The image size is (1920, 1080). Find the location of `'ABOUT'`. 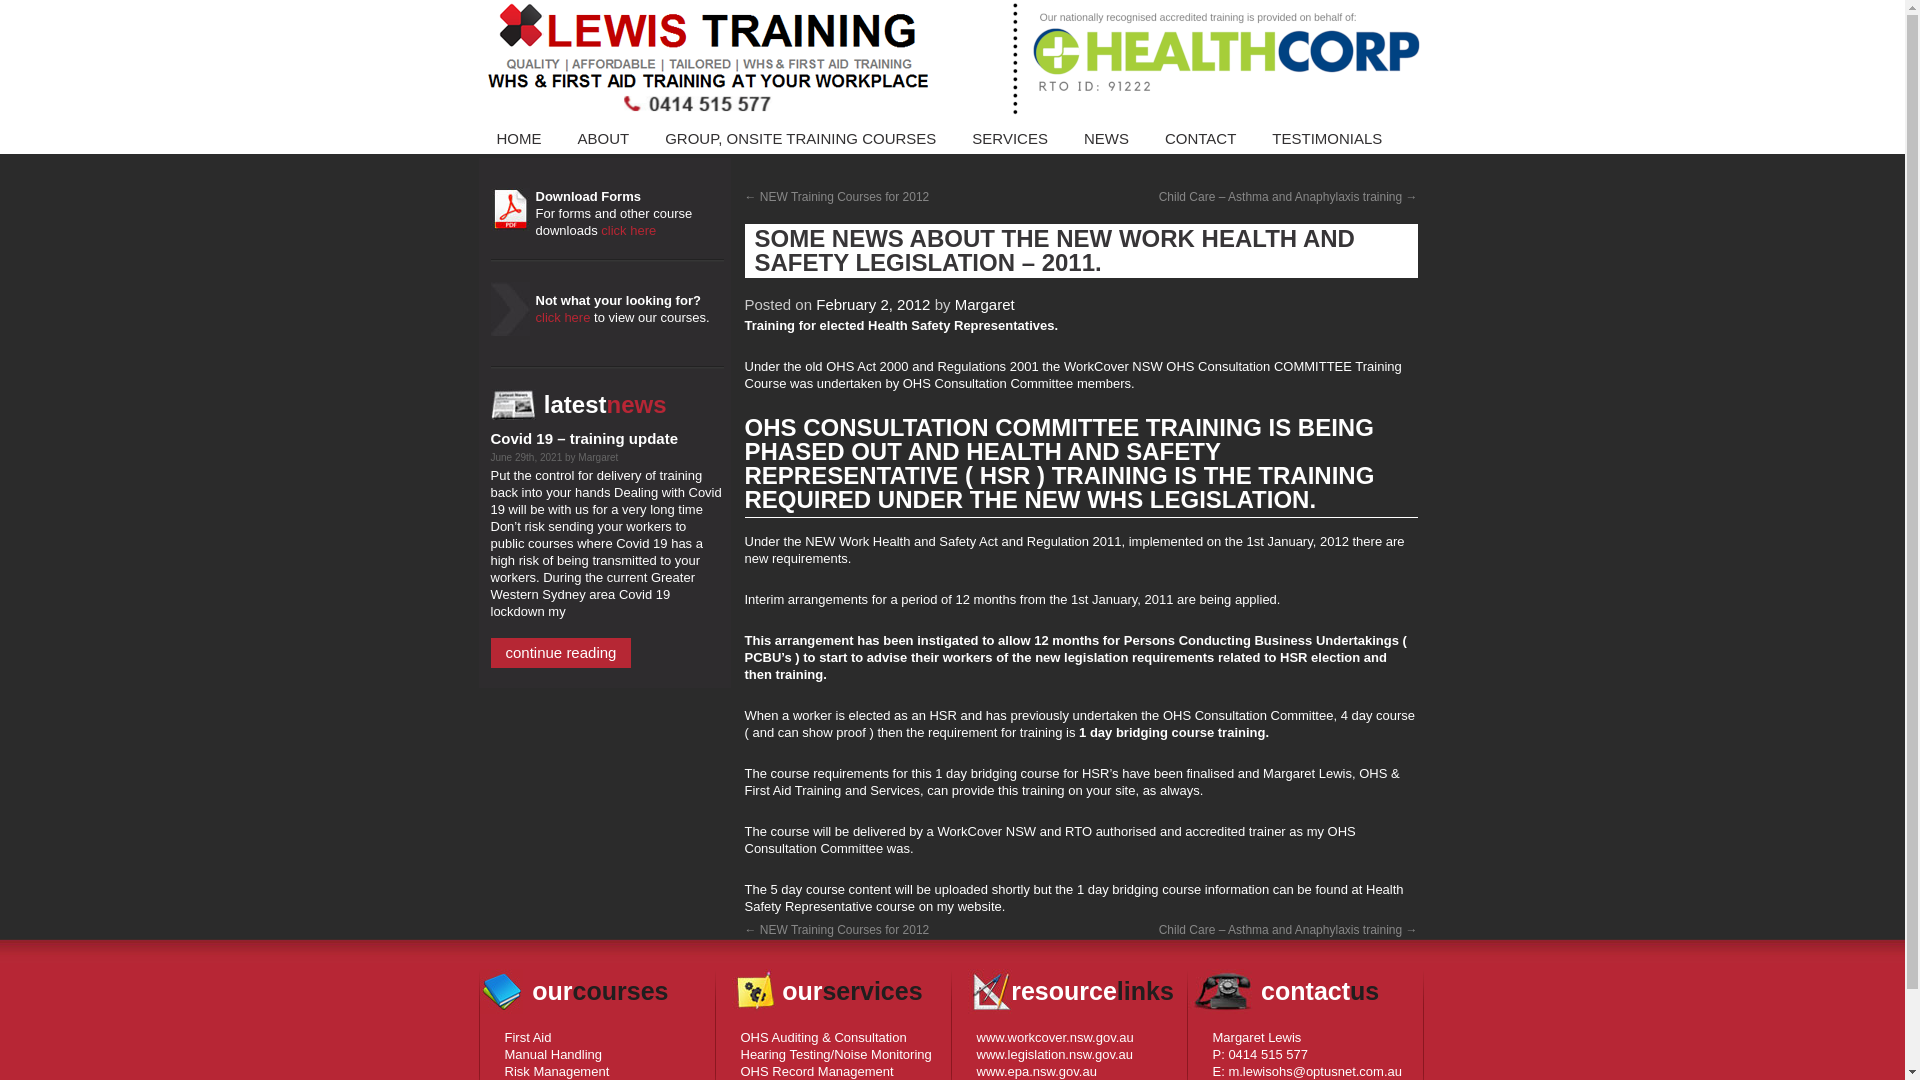

'ABOUT' is located at coordinates (603, 137).